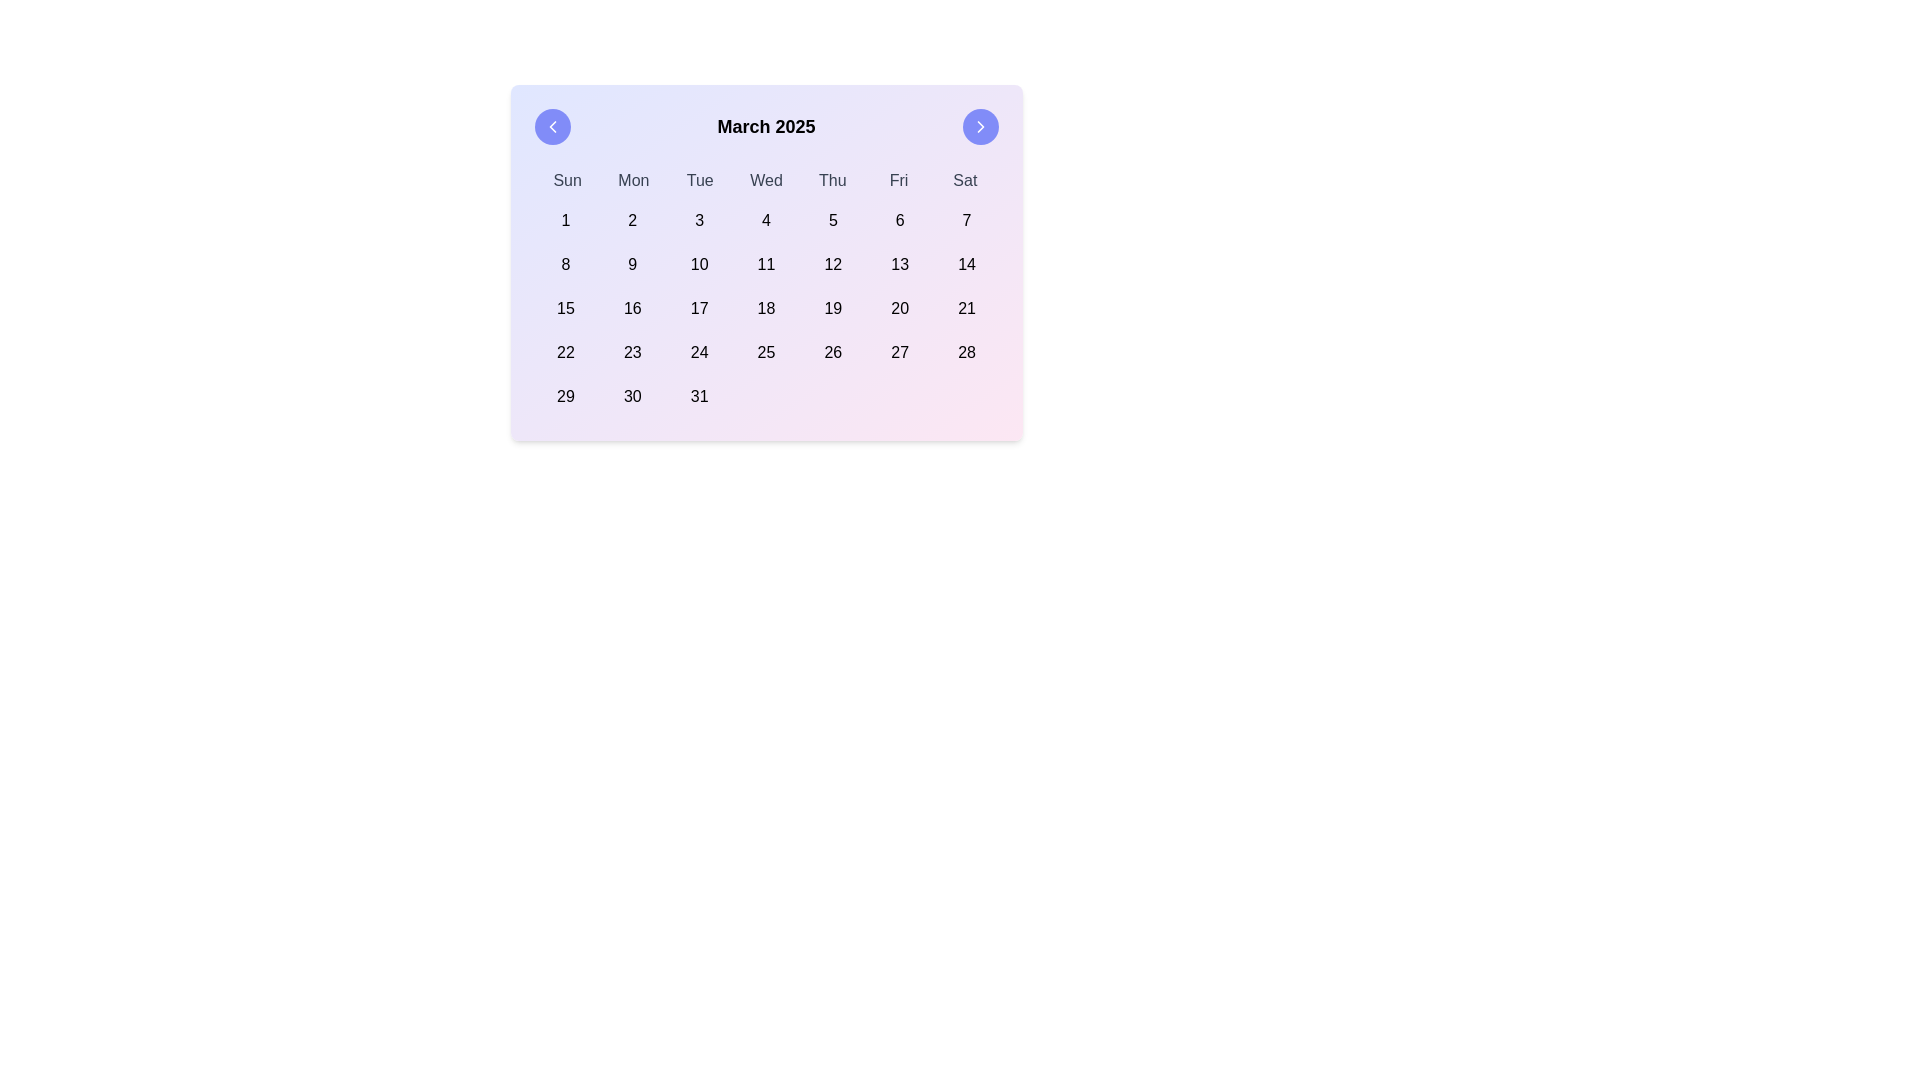 The width and height of the screenshot is (1920, 1080). Describe the element at coordinates (765, 220) in the screenshot. I see `the rounded rectangular button labeled '4'` at that location.